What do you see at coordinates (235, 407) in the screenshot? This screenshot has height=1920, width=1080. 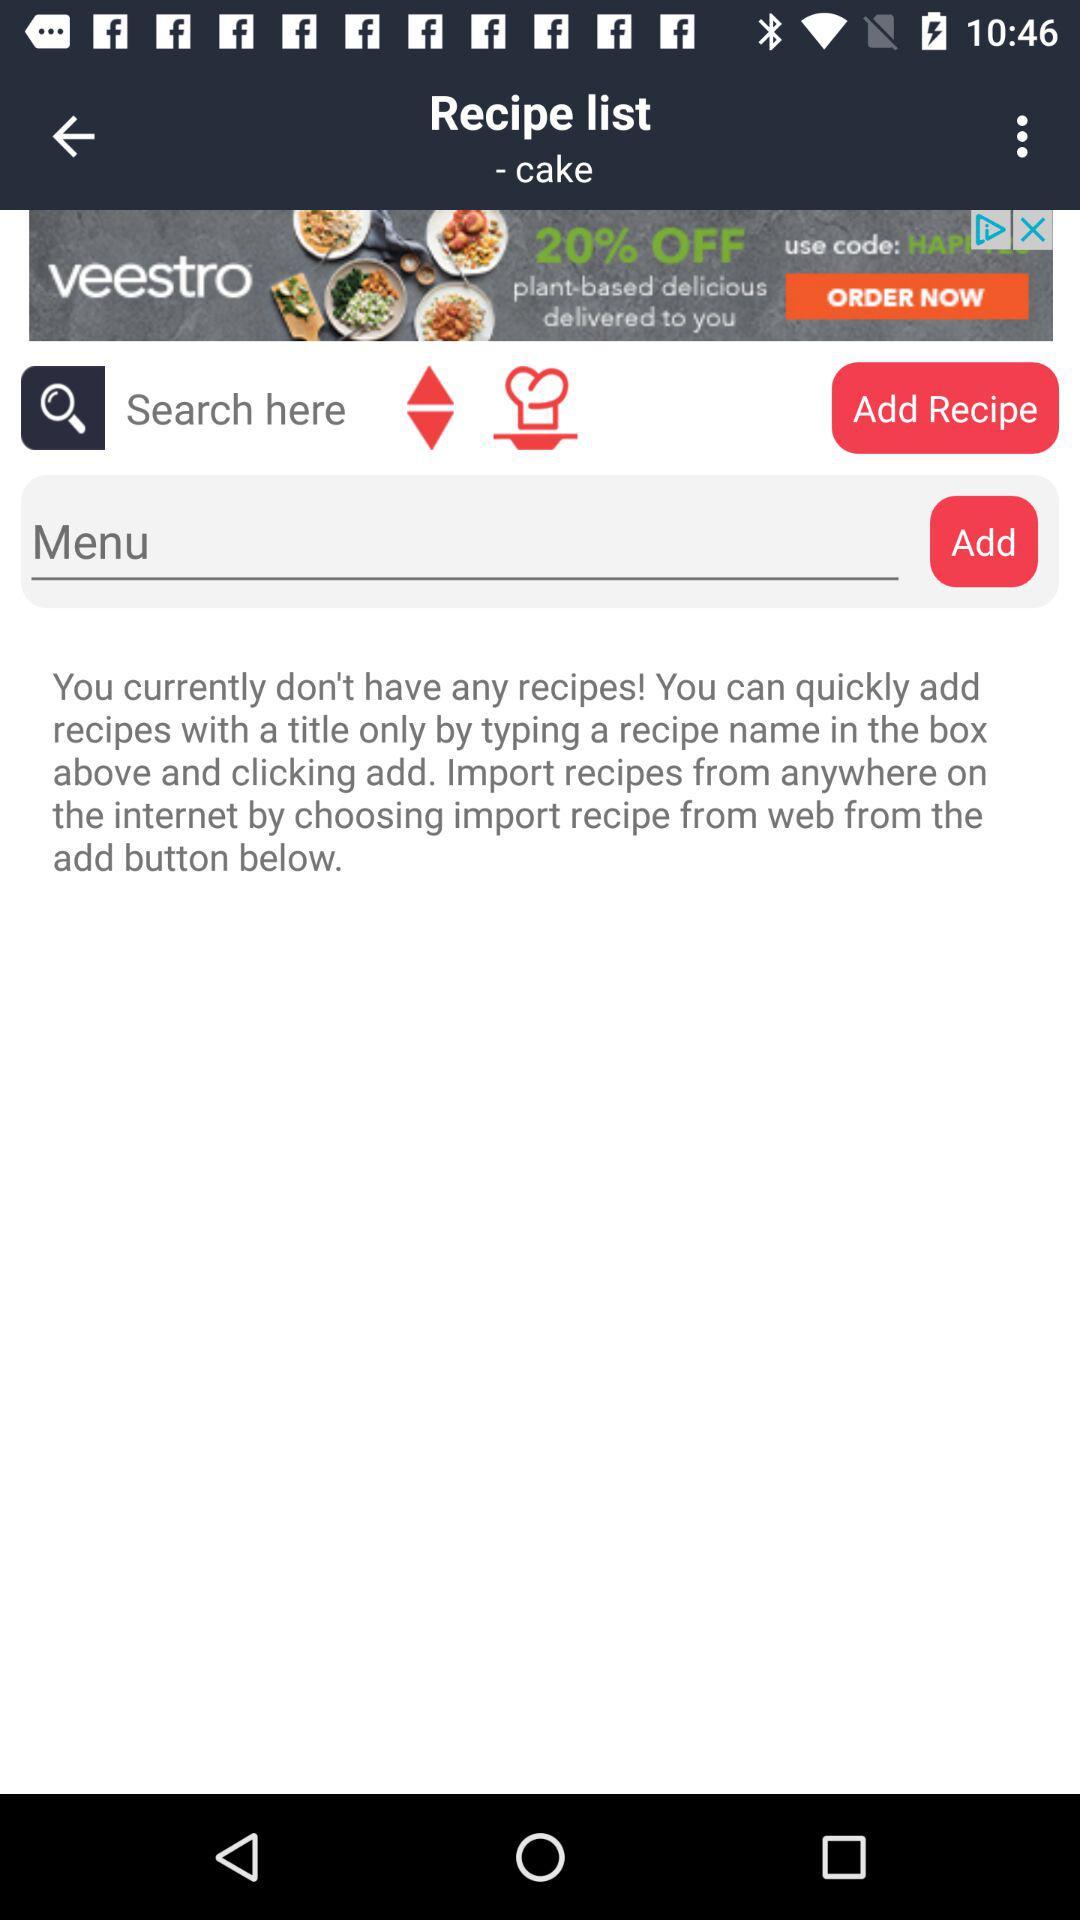 I see `search the recipe` at bounding box center [235, 407].